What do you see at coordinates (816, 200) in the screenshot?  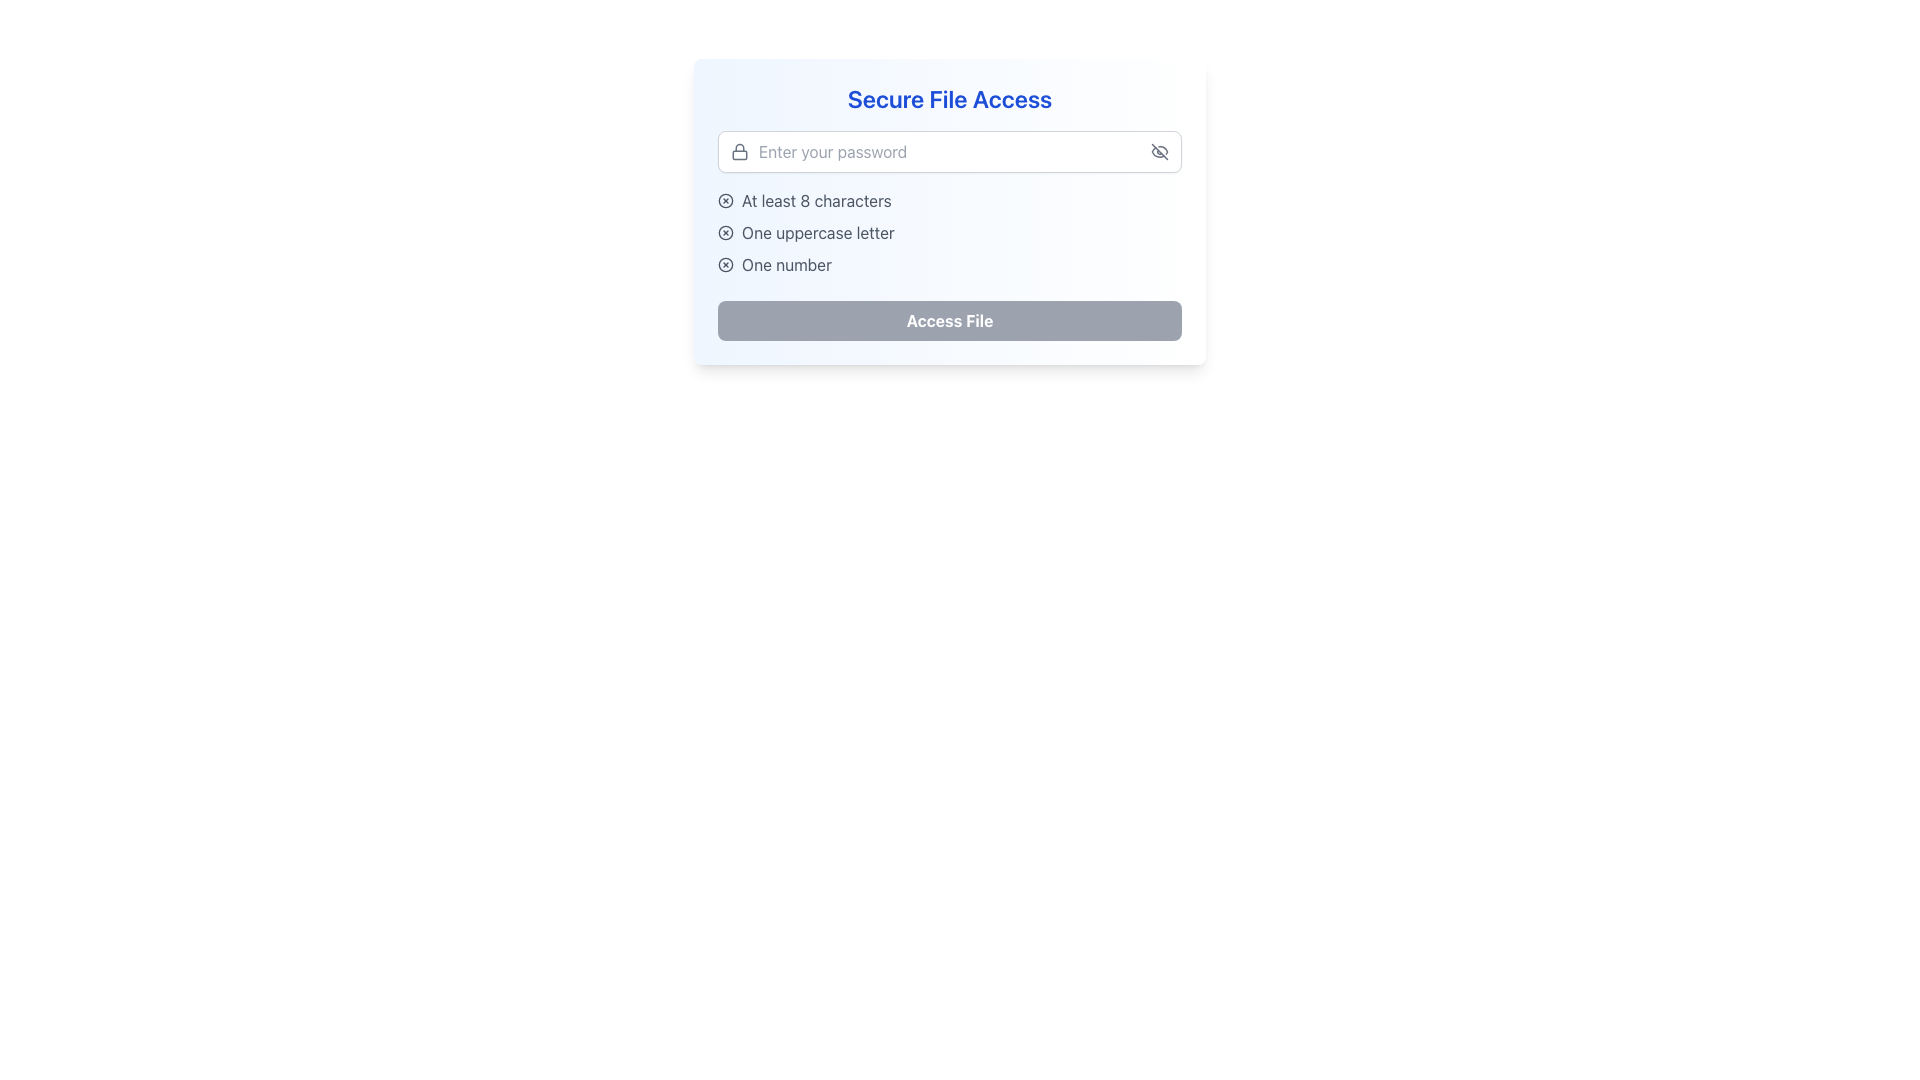 I see `the text element that informs the user about the necessity of having at least eight characters in the password input, located within the password requirements section, below the password input field` at bounding box center [816, 200].